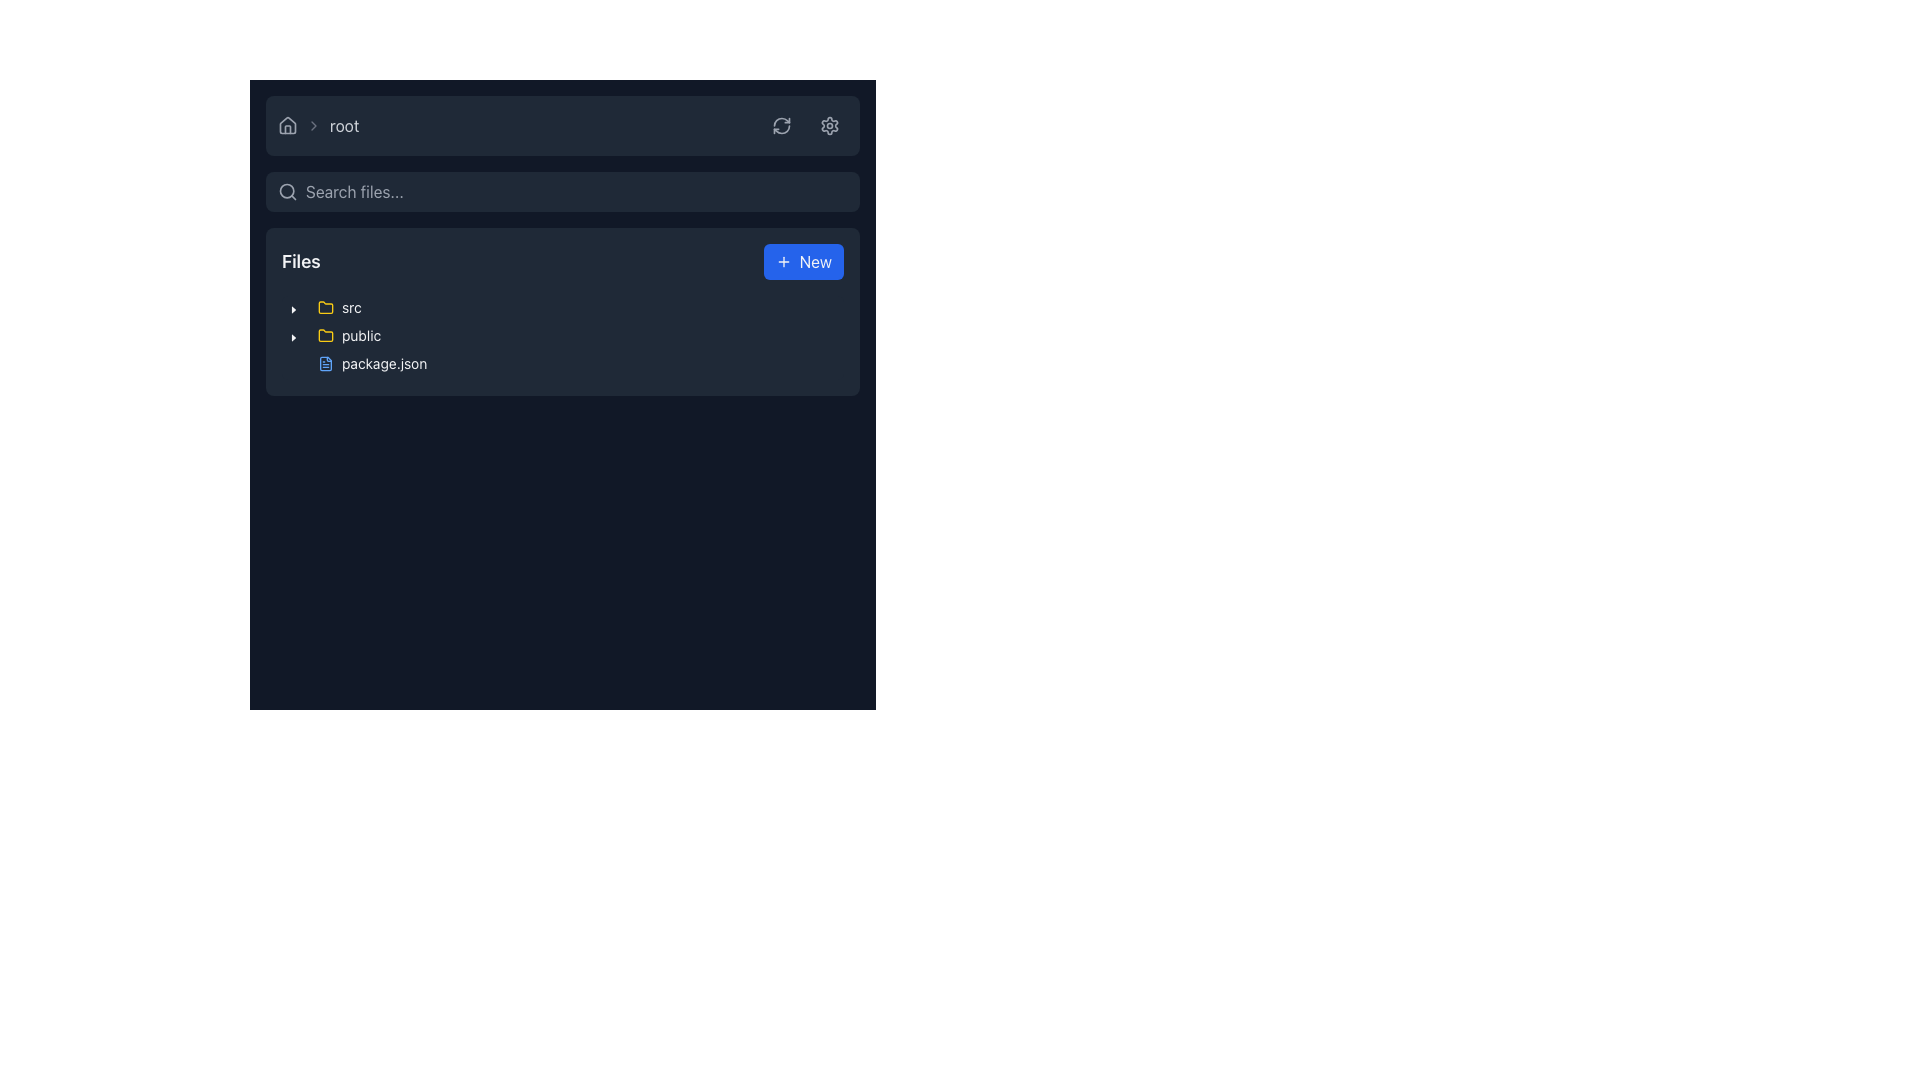  I want to click on to select the file named 'package.json' in the directory tree structure, which is the third entry following the 'src' and 'public' folders, so click(372, 363).